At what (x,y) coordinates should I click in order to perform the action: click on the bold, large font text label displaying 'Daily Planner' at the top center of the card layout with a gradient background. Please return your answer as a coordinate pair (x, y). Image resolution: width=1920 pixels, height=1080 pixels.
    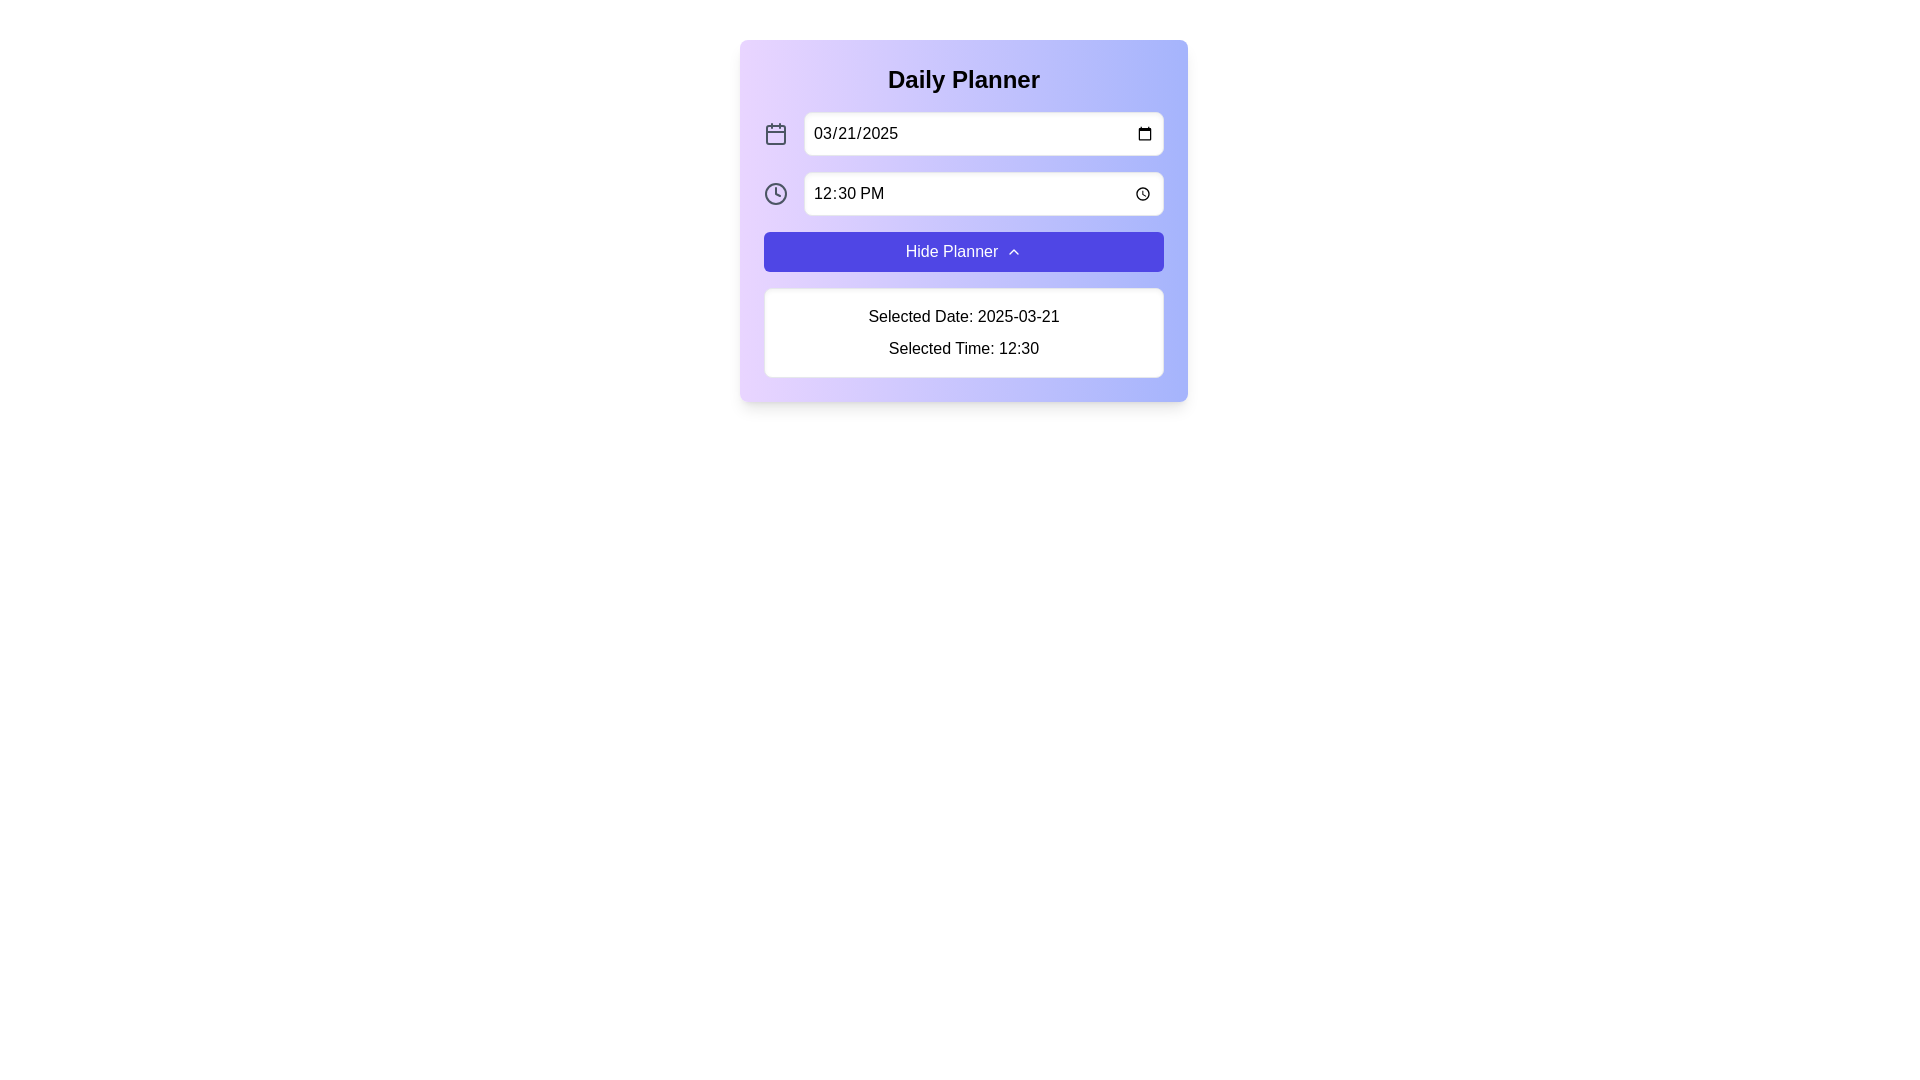
    Looking at the image, I should click on (964, 79).